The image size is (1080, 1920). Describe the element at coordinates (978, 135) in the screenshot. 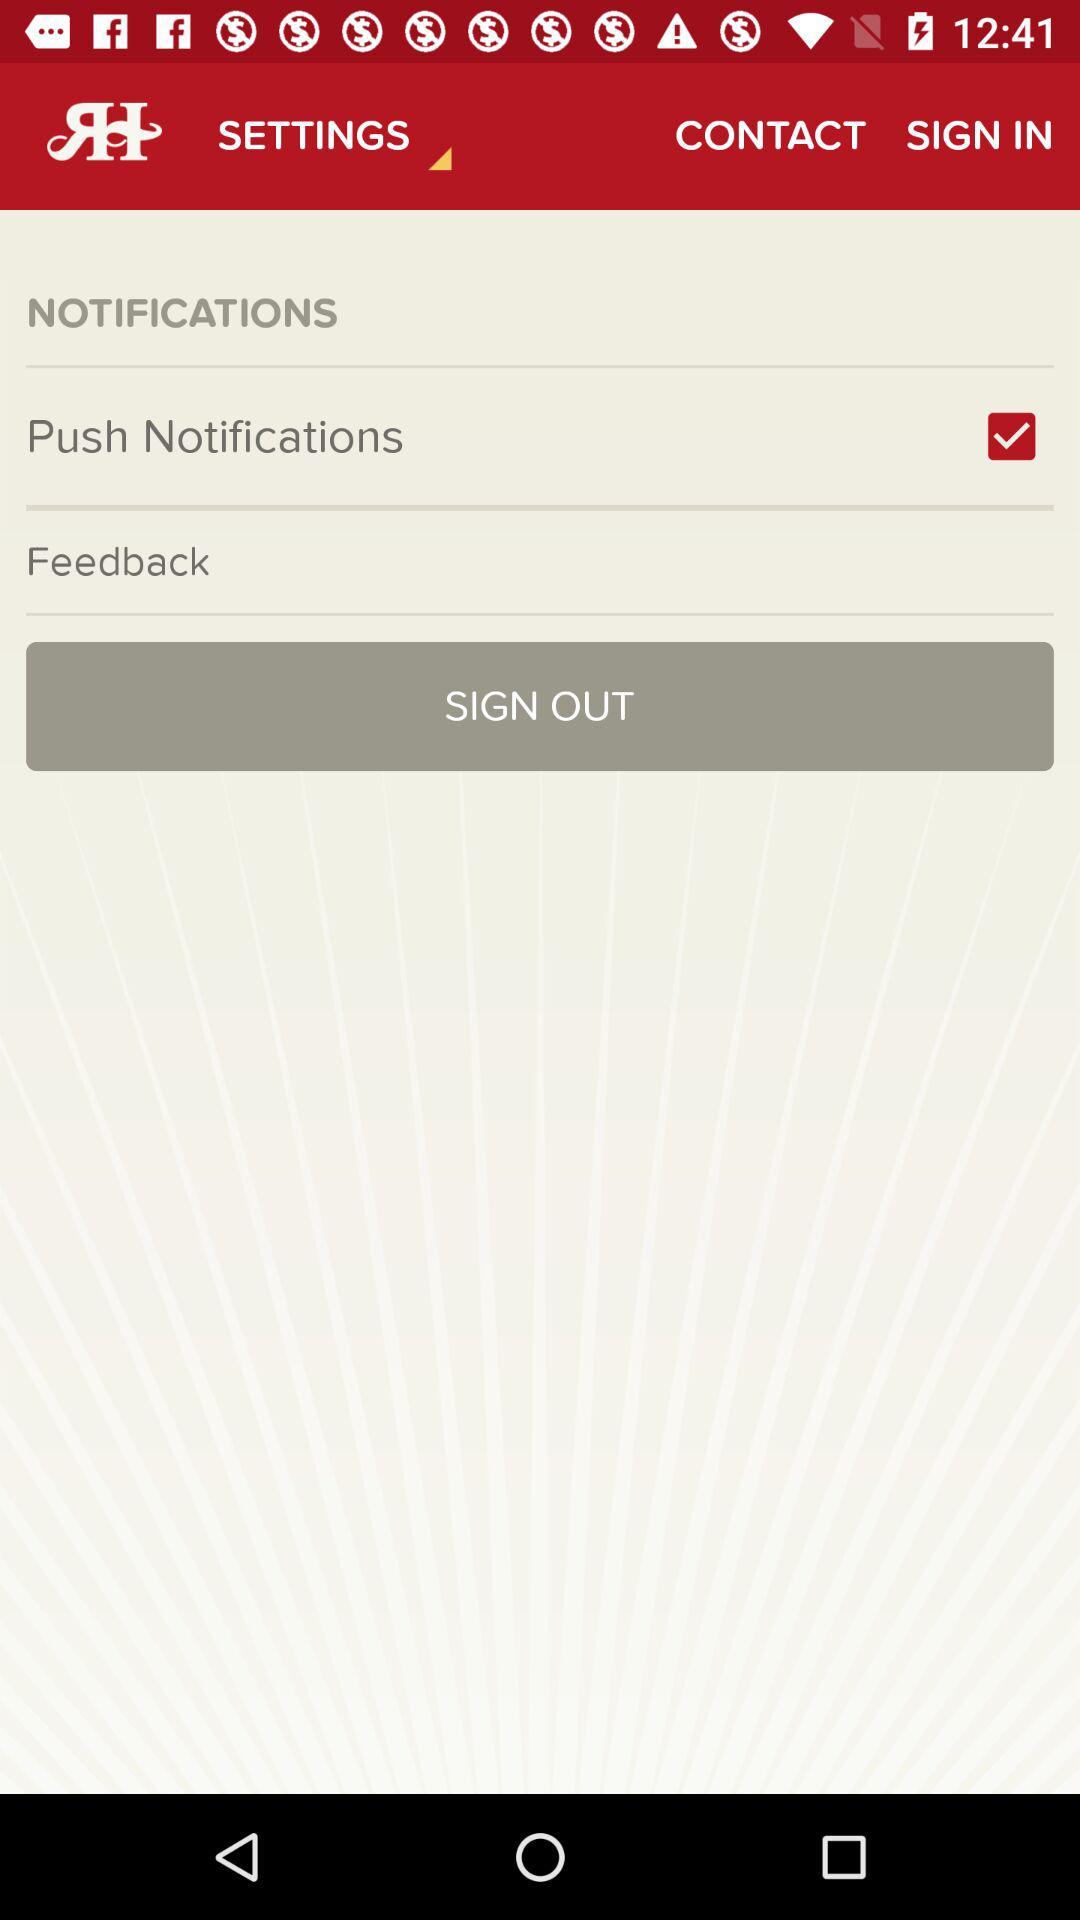

I see `icon next to contact icon` at that location.